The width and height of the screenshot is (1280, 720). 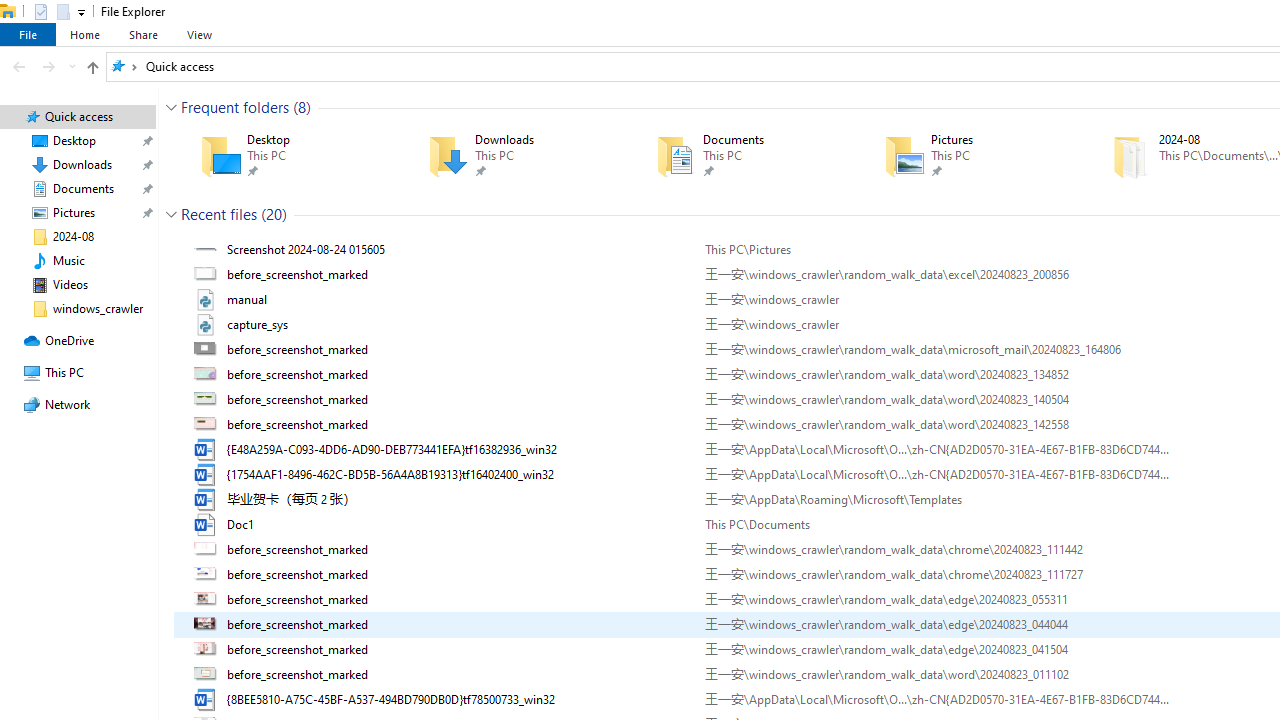 I want to click on 'Name', so click(x=457, y=698).